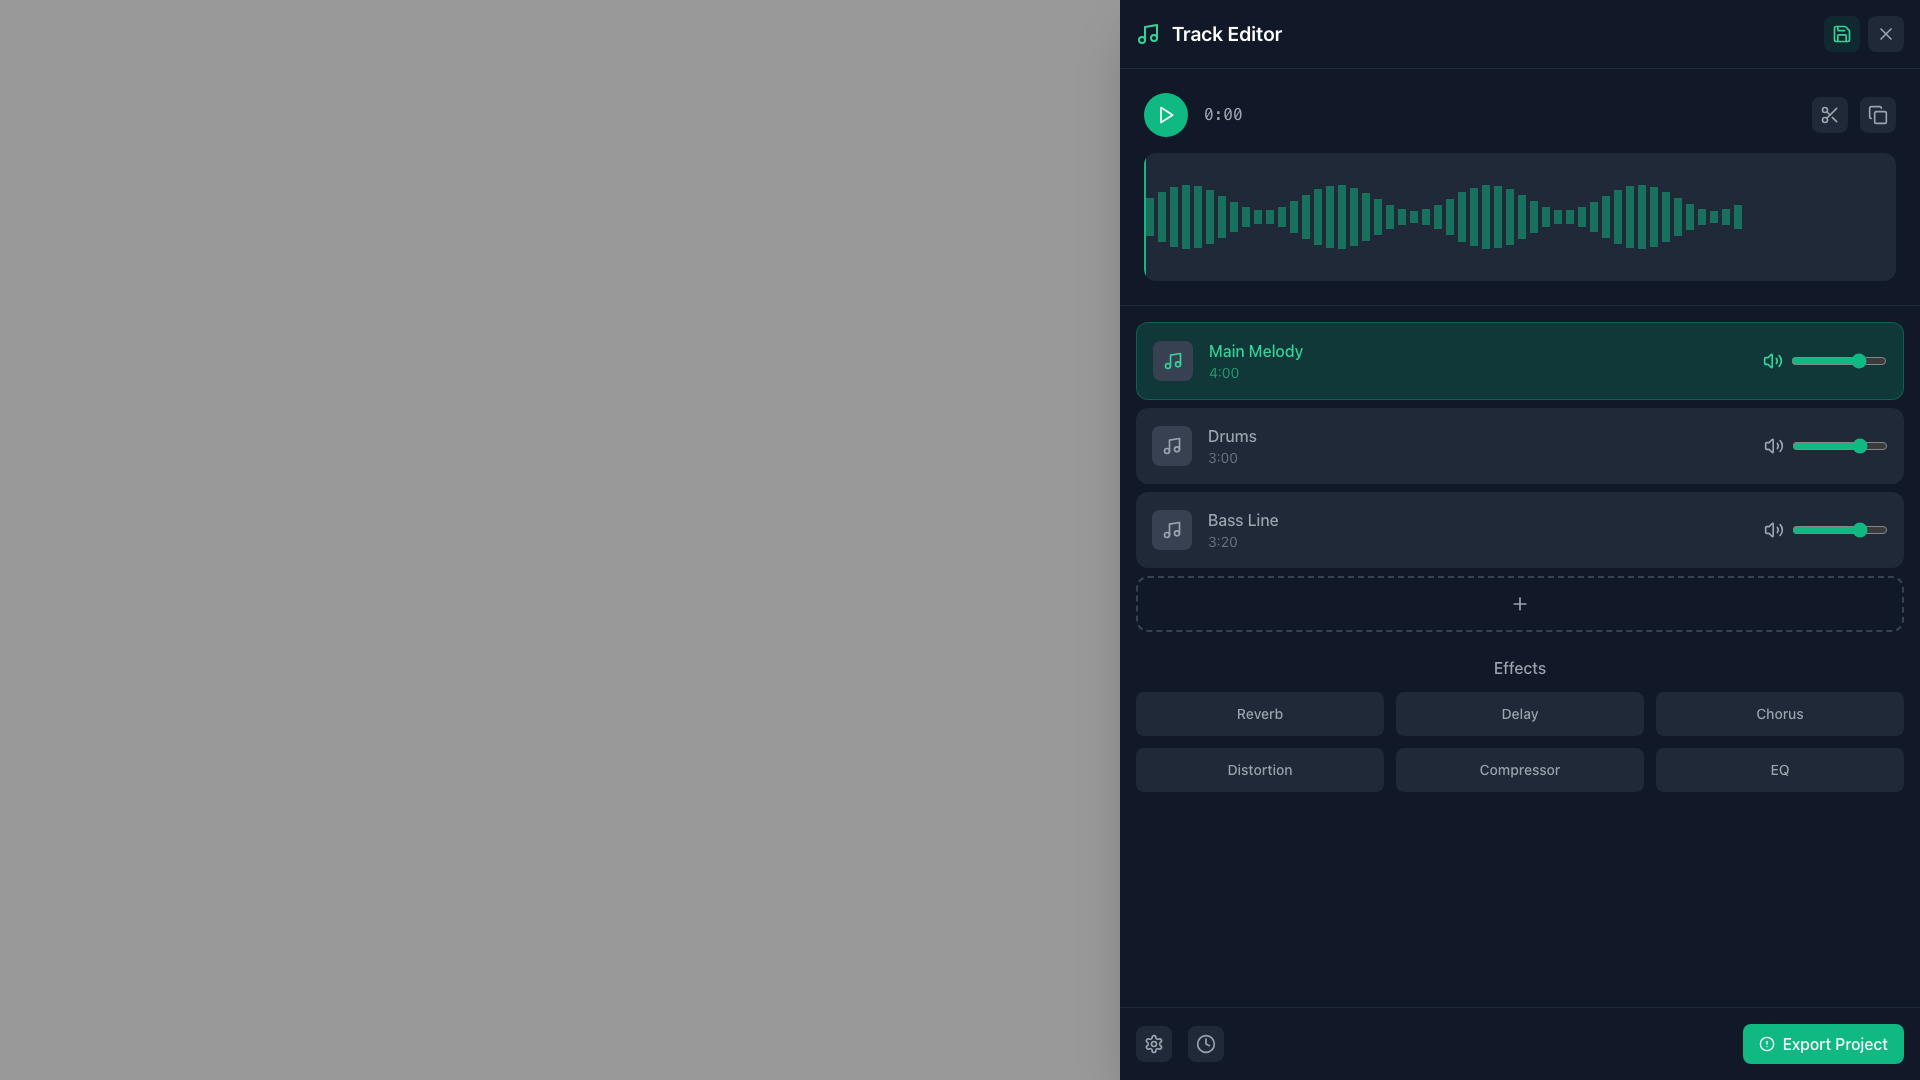 The image size is (1920, 1080). What do you see at coordinates (1592, 216) in the screenshot?
I see `the translucent green graphical bar indicator located towards the right in the waveform display to highlight a specific position` at bounding box center [1592, 216].